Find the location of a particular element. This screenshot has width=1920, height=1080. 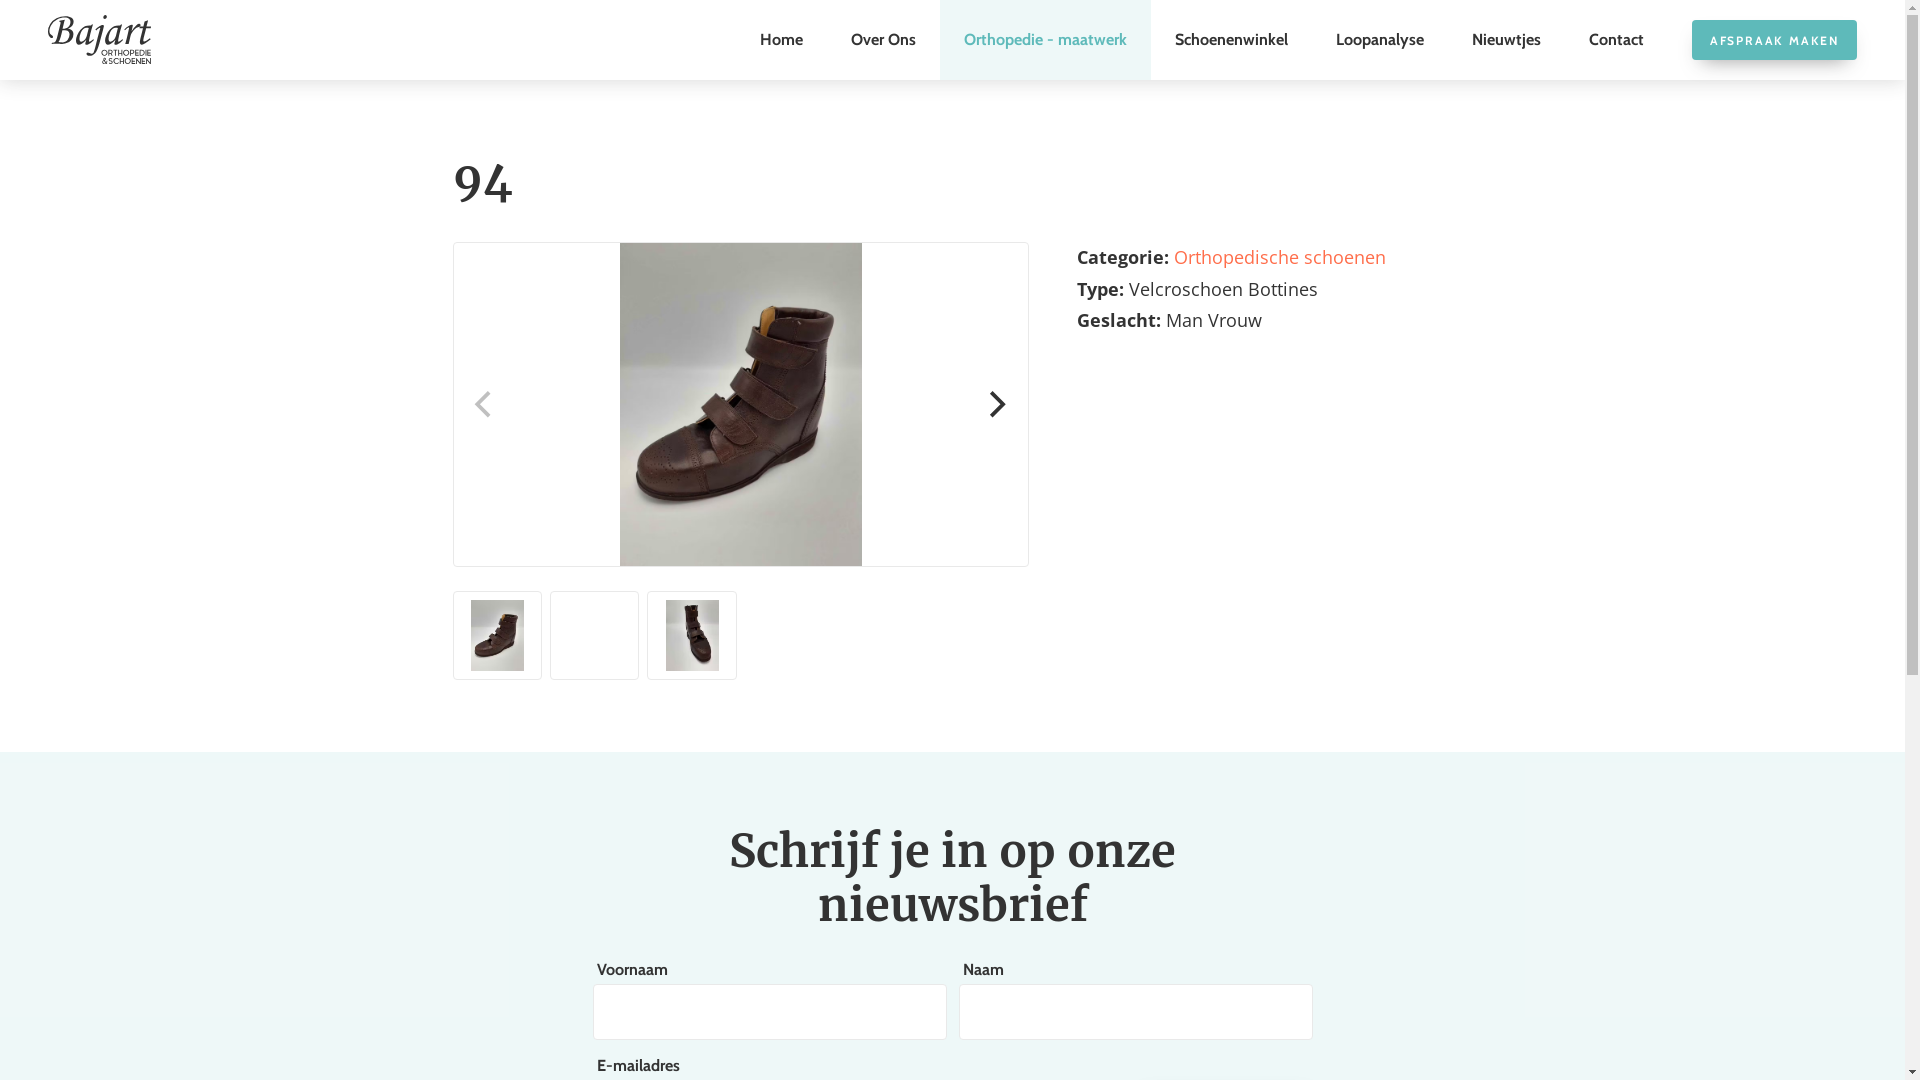

'Contact' is located at coordinates (1616, 39).